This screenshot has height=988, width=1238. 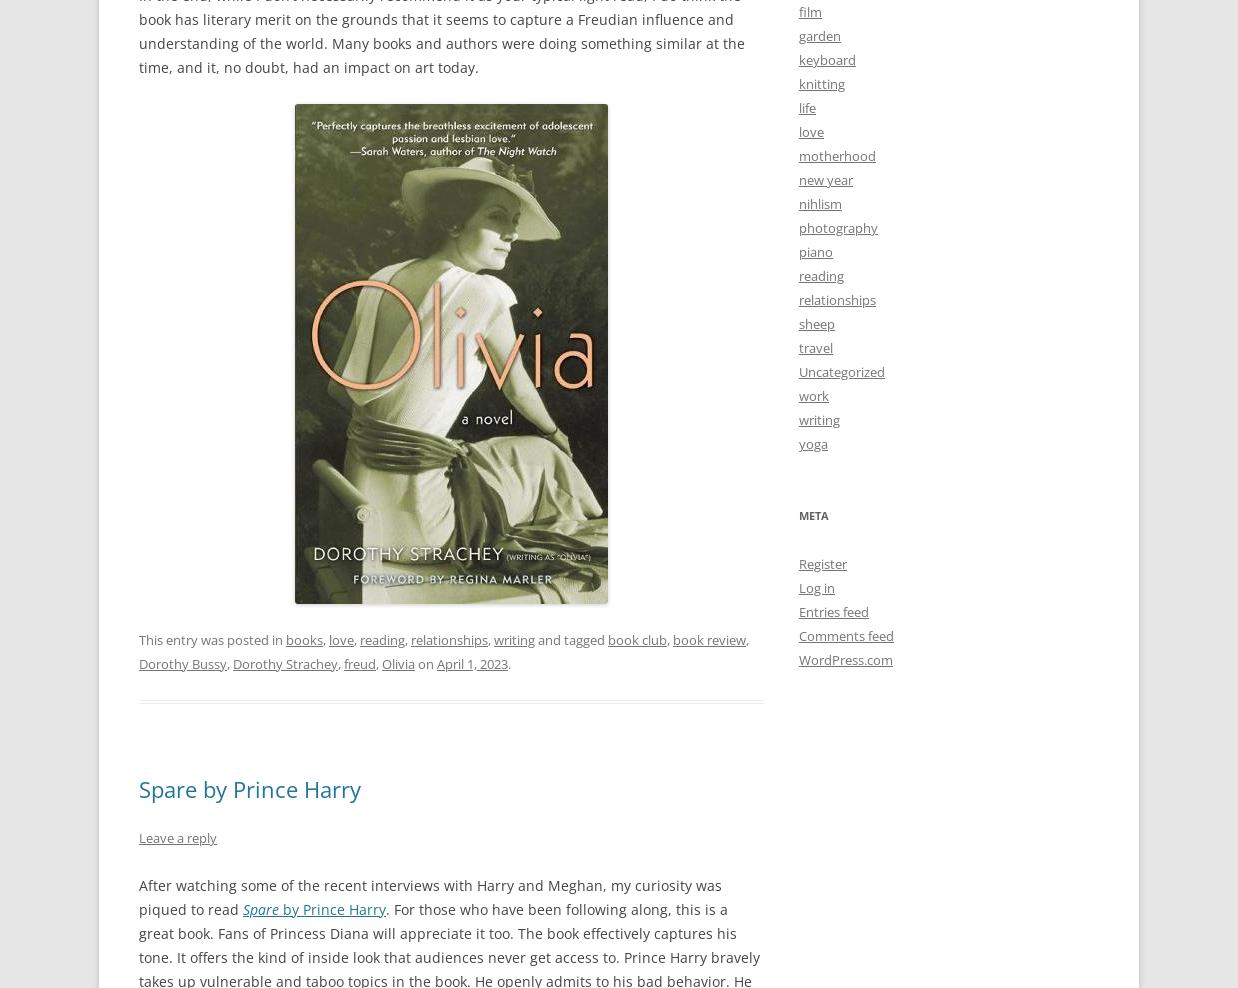 I want to click on 'book club', so click(x=636, y=638).